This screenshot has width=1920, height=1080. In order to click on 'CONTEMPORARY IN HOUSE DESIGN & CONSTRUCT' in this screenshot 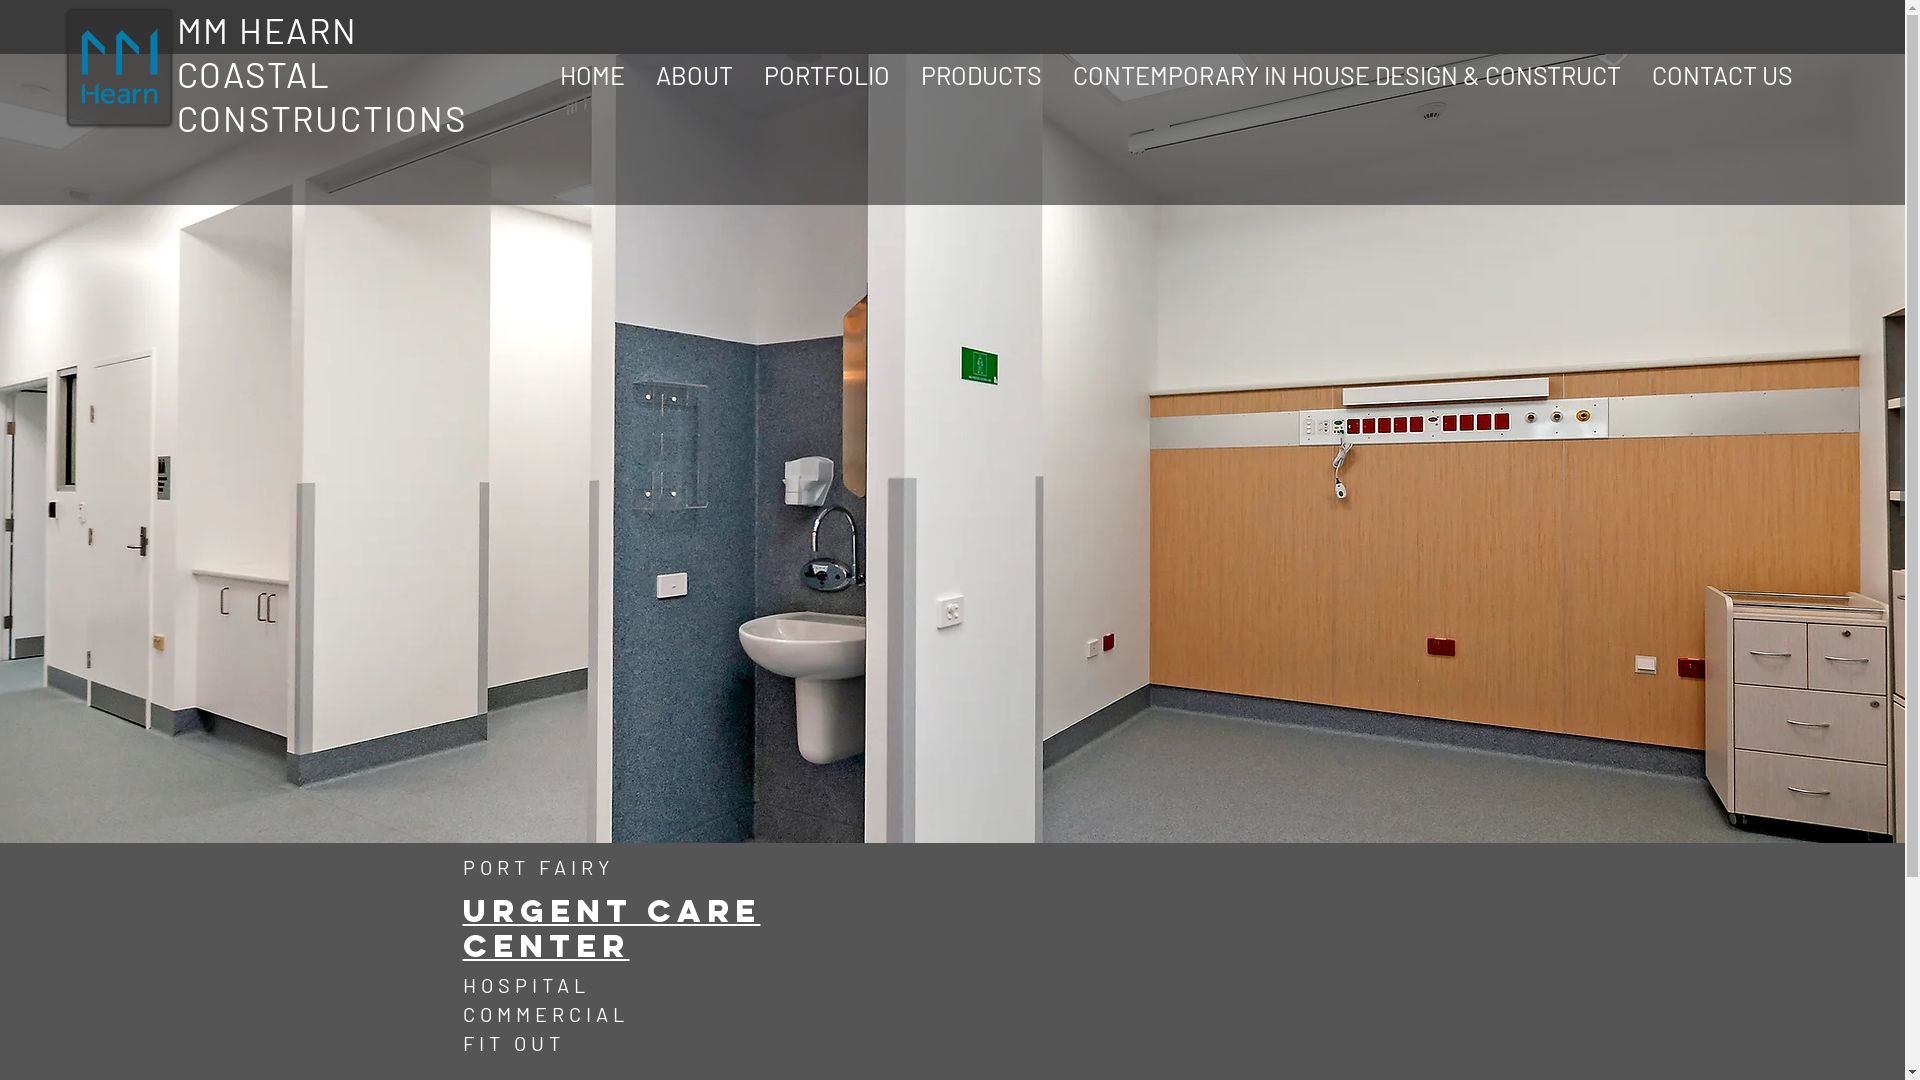, I will do `click(1347, 73)`.